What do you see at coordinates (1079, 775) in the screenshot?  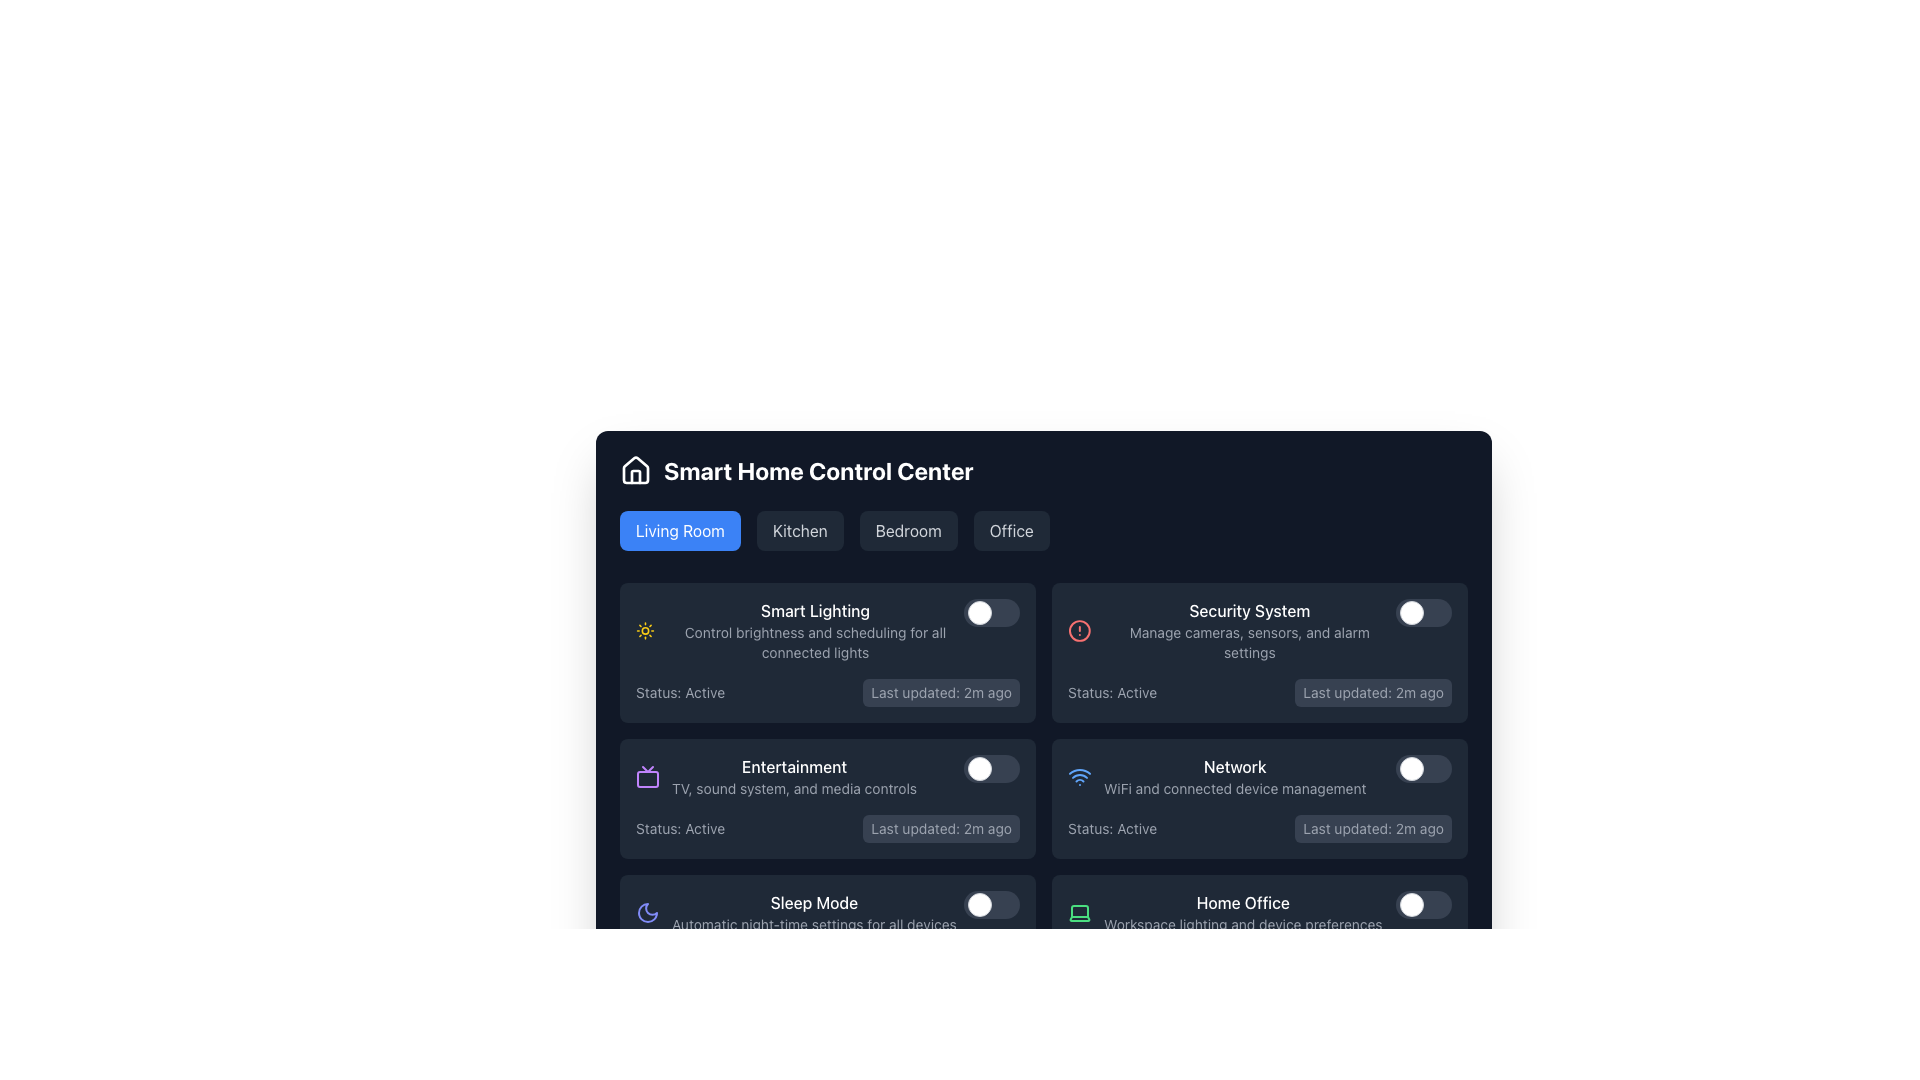 I see `the Wi-Fi connectivity icon located on the left side of the 'Network' block, which includes 'WiFi and connected device management' text` at bounding box center [1079, 775].